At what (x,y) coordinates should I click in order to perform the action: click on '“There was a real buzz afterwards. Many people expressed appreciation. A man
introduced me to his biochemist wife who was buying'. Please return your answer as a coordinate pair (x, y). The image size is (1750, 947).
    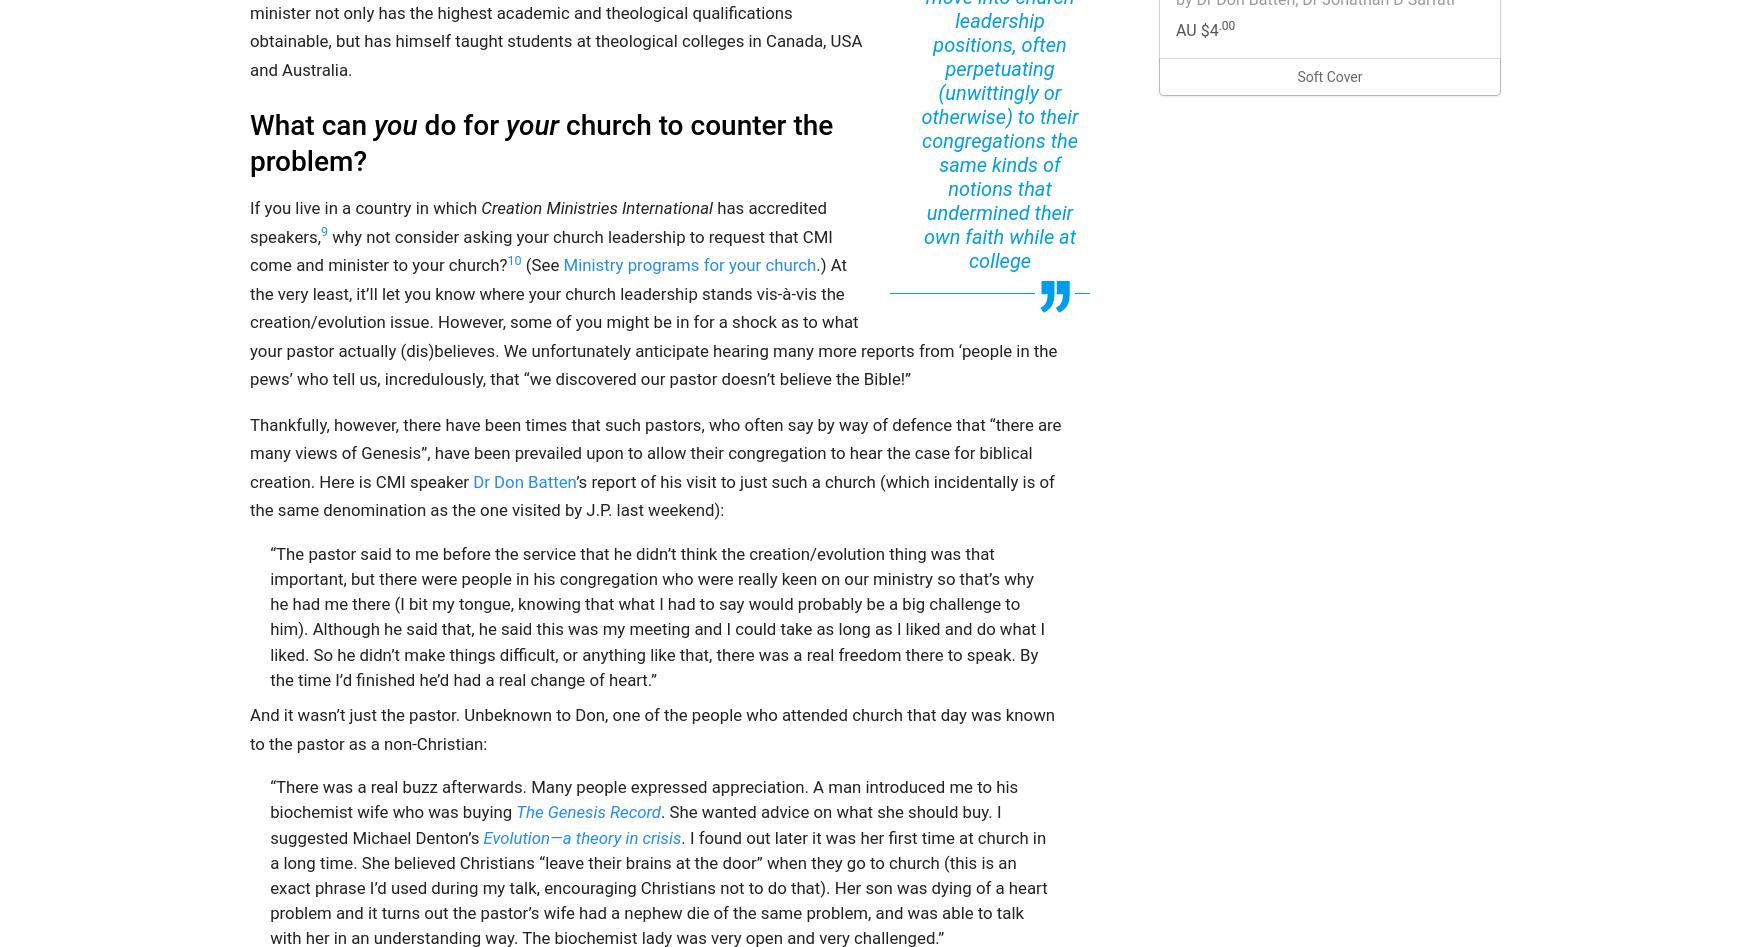
    Looking at the image, I should click on (643, 799).